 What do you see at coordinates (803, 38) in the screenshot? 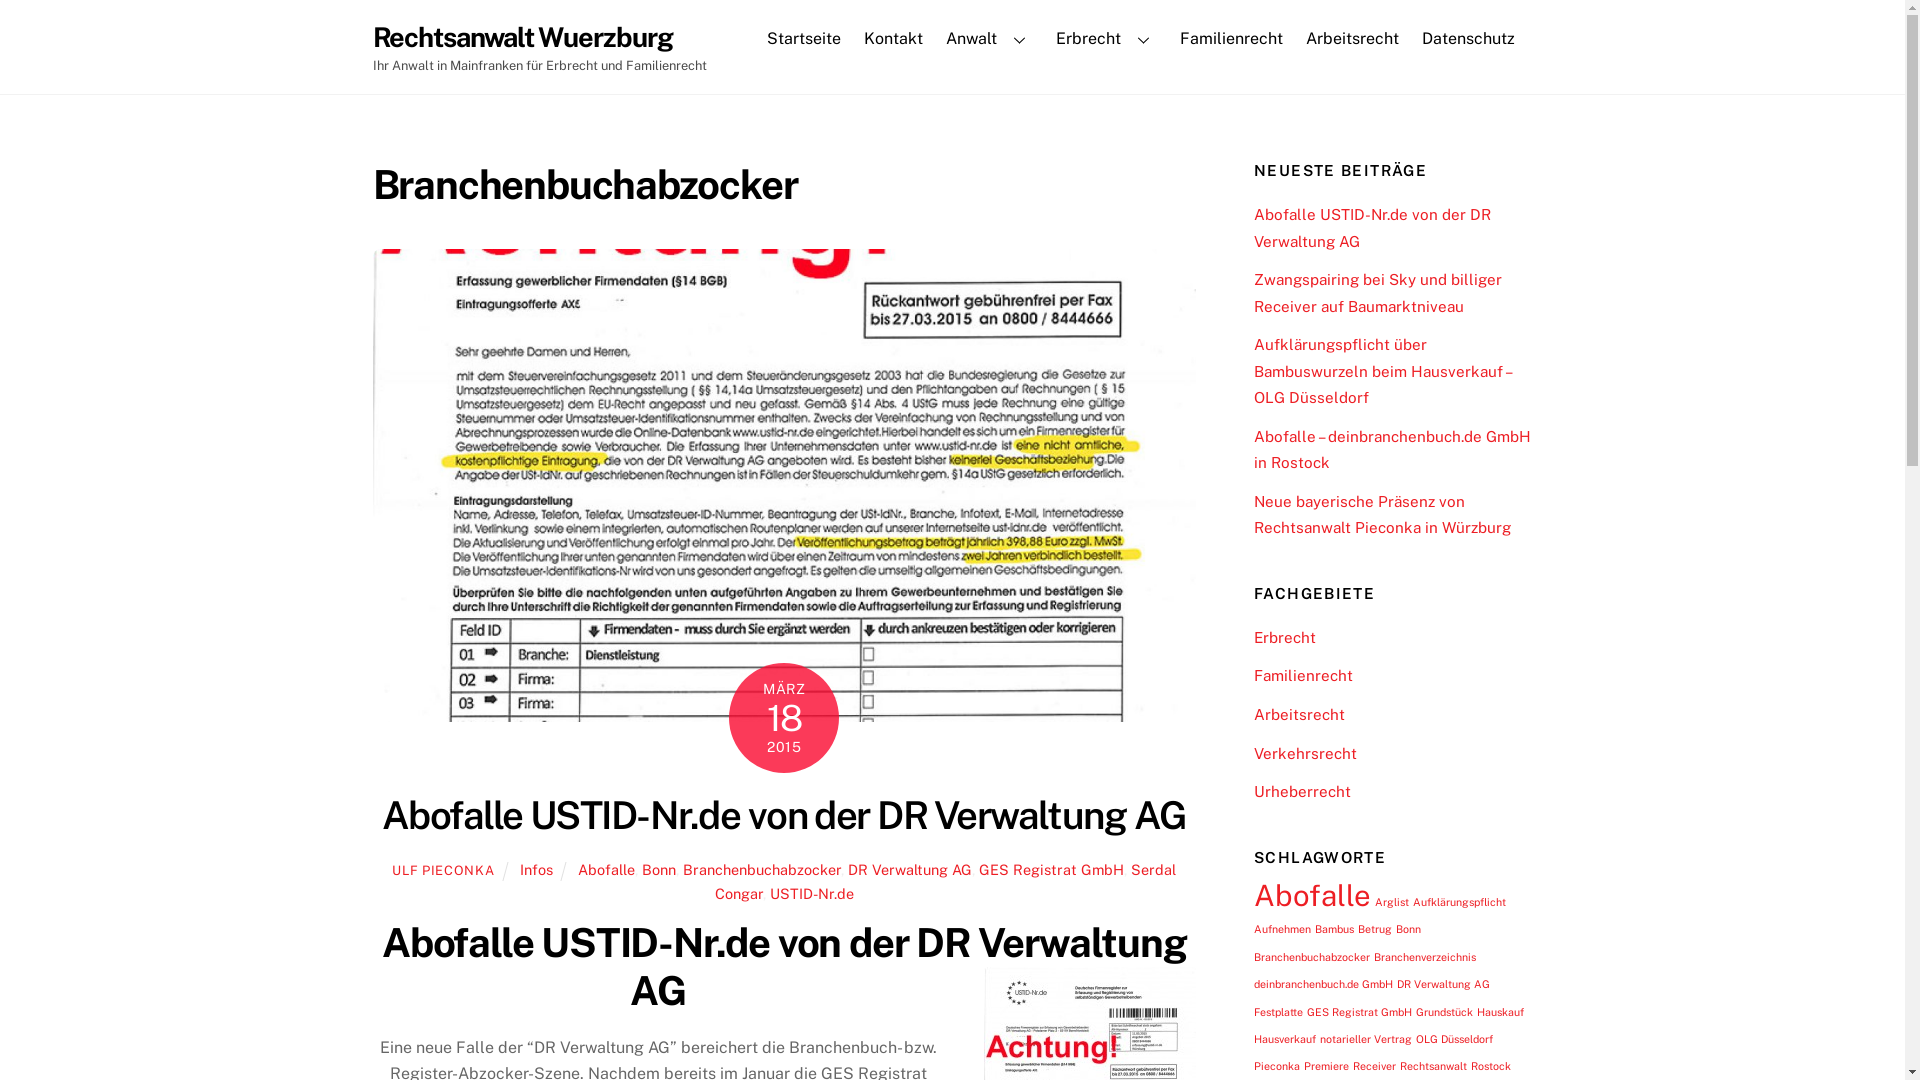
I see `'Startseite'` at bounding box center [803, 38].